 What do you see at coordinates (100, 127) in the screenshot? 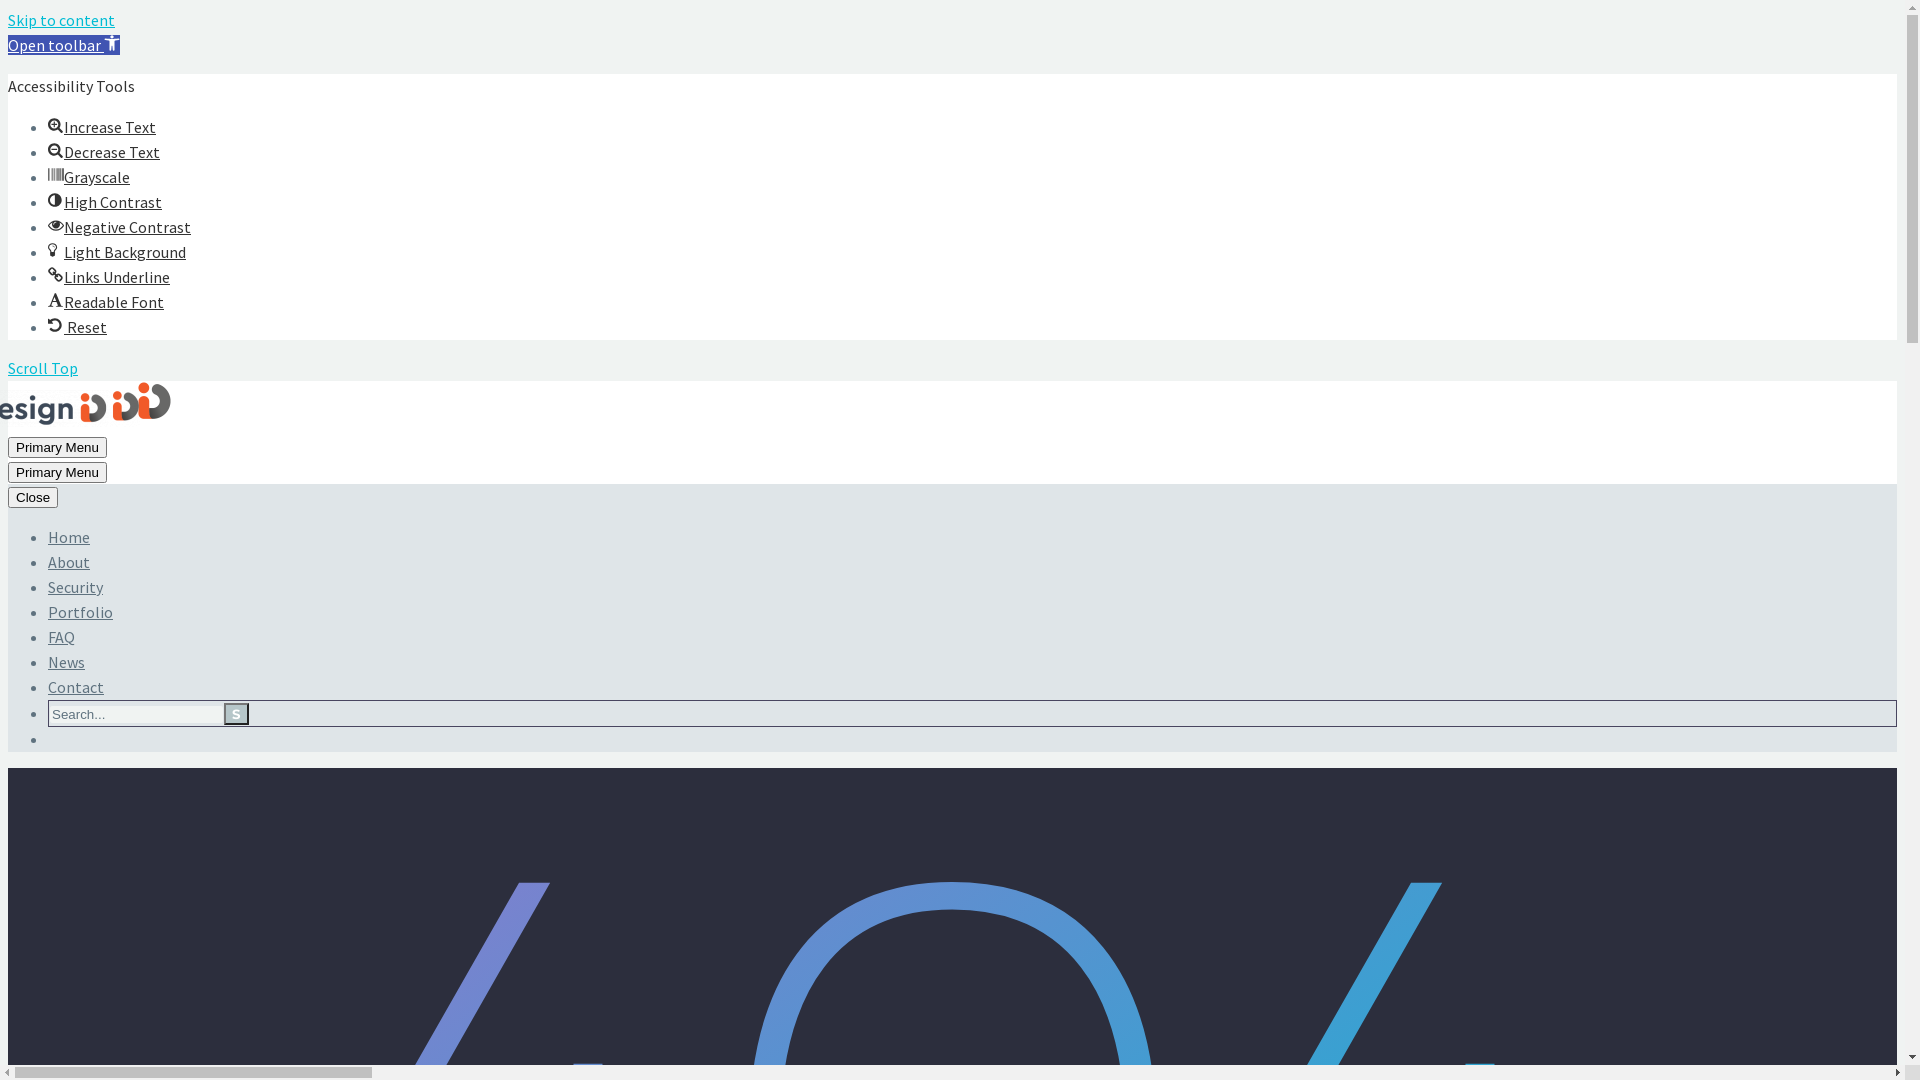
I see `'Increase TextIncrease Text'` at bounding box center [100, 127].